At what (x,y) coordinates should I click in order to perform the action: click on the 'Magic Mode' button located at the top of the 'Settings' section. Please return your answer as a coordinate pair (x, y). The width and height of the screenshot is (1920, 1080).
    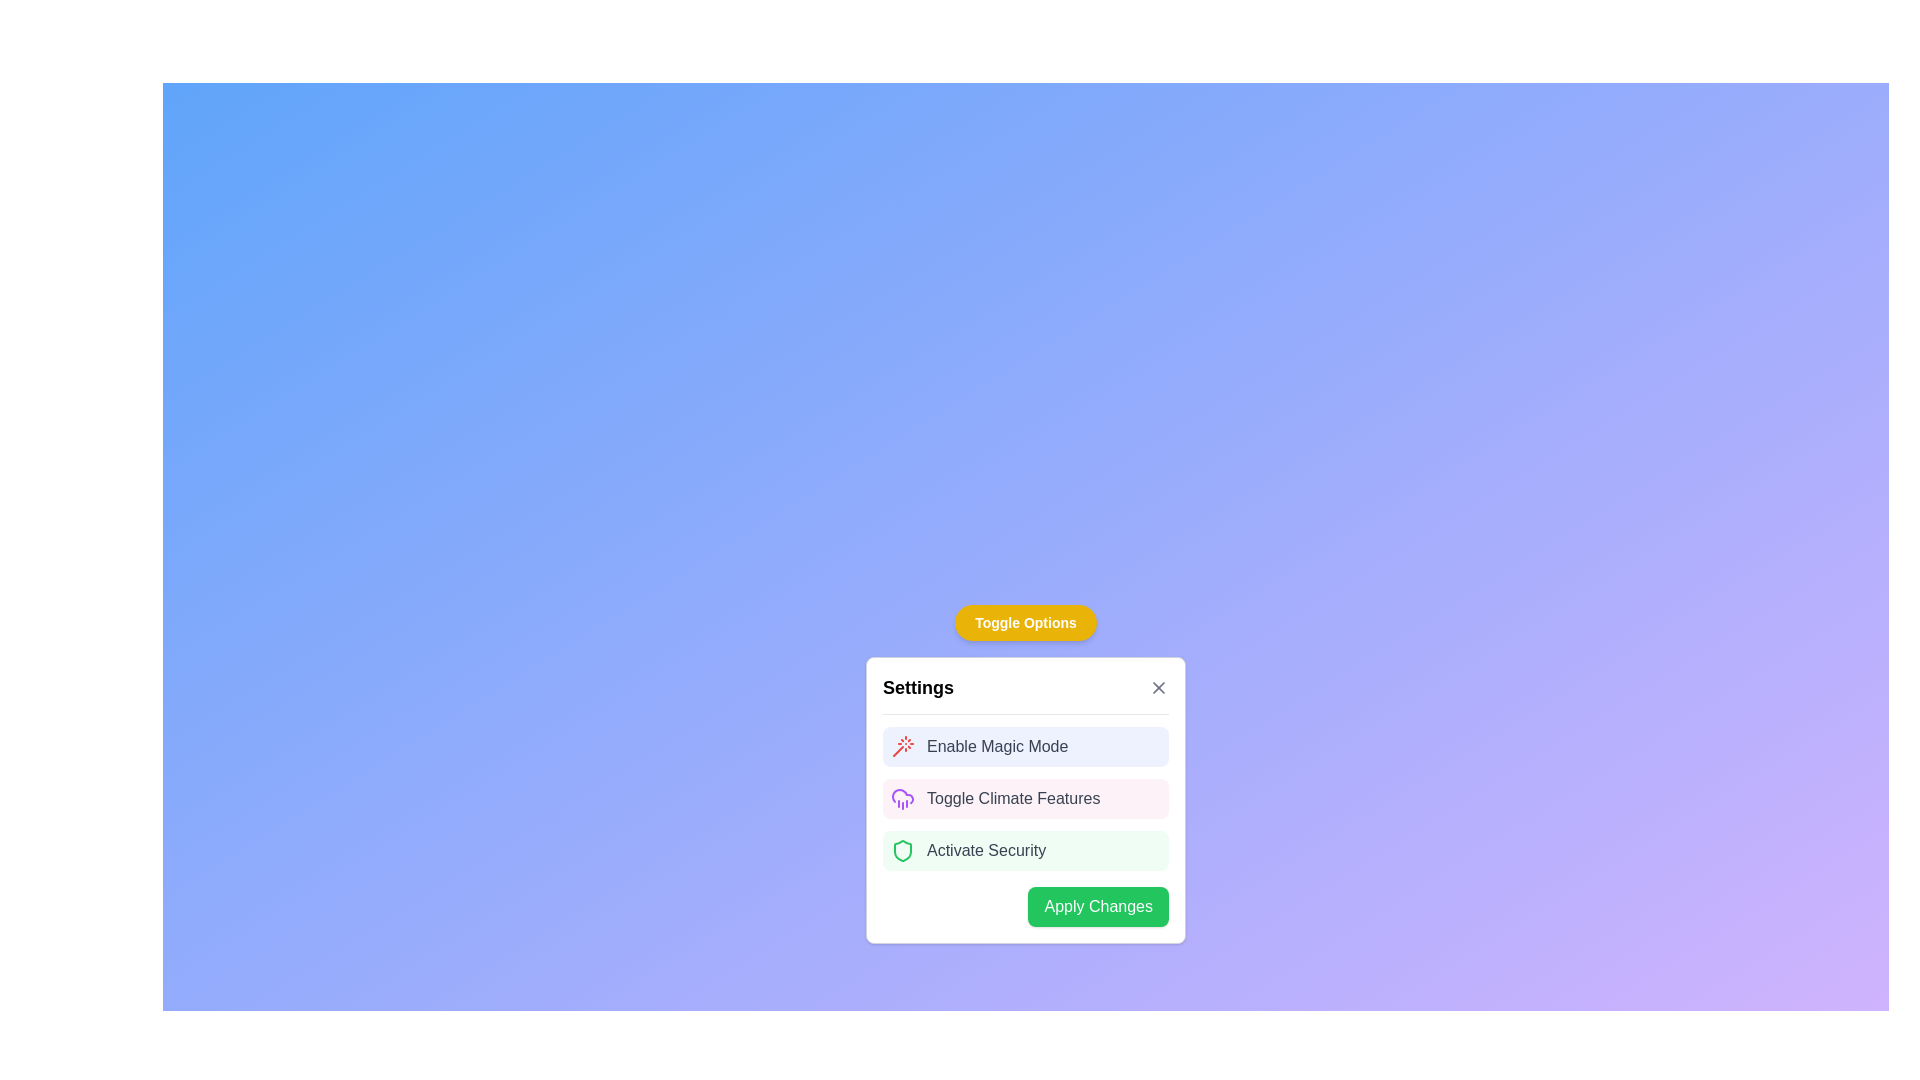
    Looking at the image, I should click on (1026, 747).